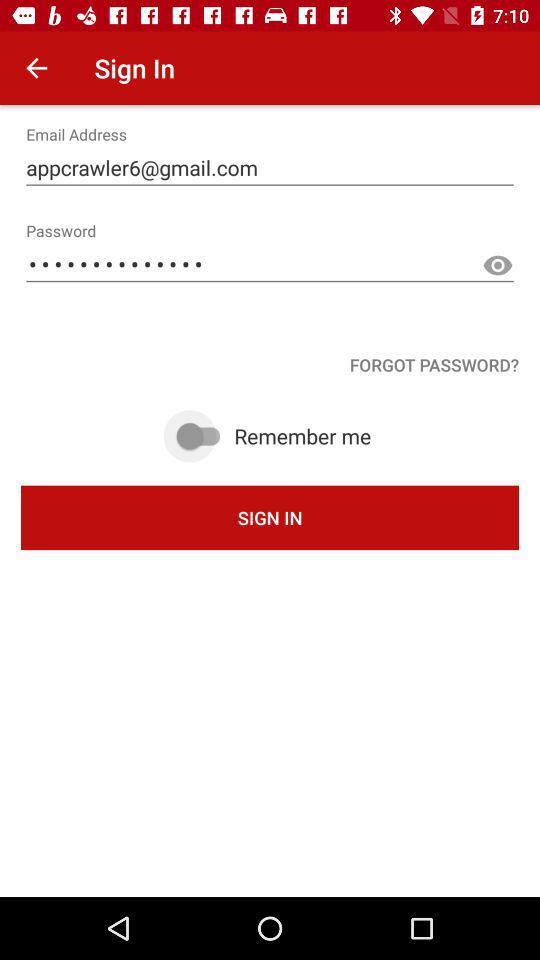  What do you see at coordinates (201, 436) in the screenshot?
I see `remember me option` at bounding box center [201, 436].